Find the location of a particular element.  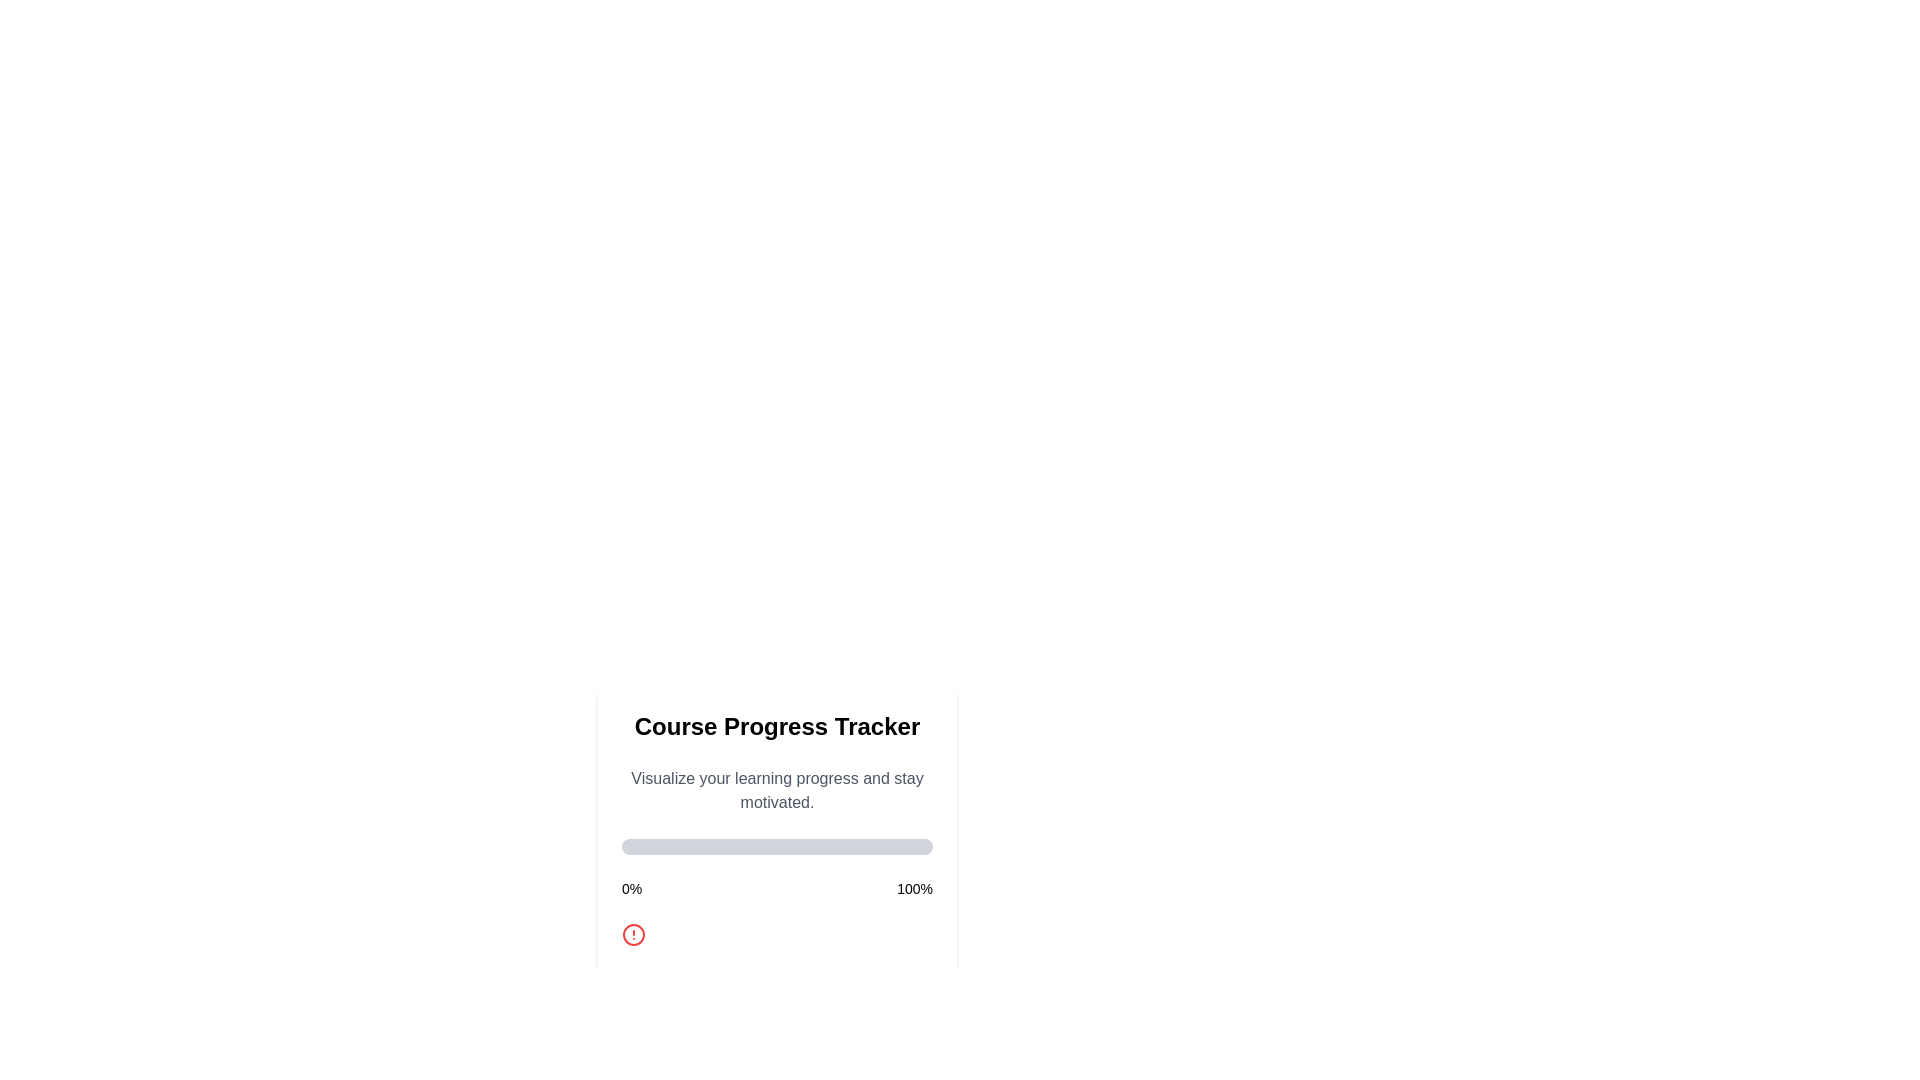

the Static Label displaying '100%' which is positioned on the far right side of the progress indicator section, aligned with the '0%' label on the left is located at coordinates (914, 887).